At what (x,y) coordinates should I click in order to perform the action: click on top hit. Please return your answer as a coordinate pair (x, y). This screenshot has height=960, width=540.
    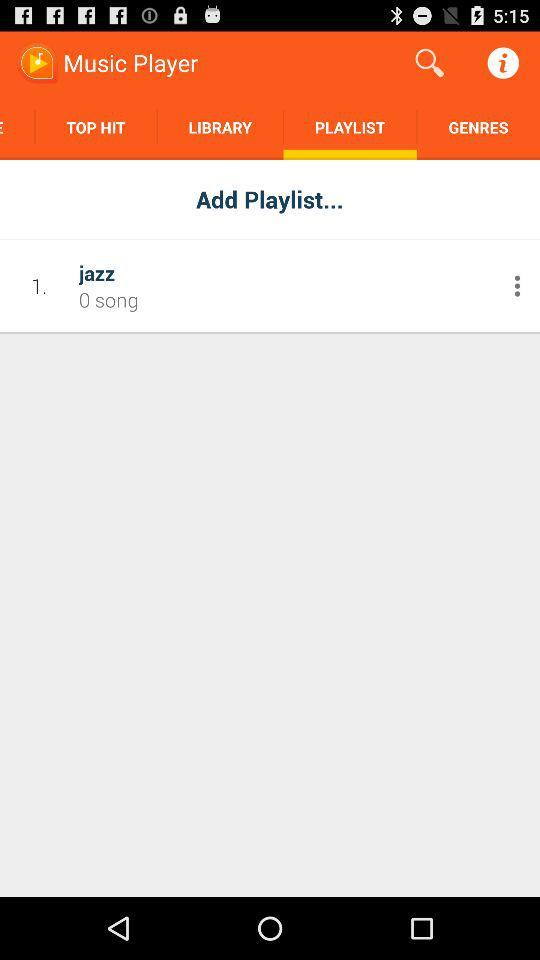
    Looking at the image, I should click on (95, 126).